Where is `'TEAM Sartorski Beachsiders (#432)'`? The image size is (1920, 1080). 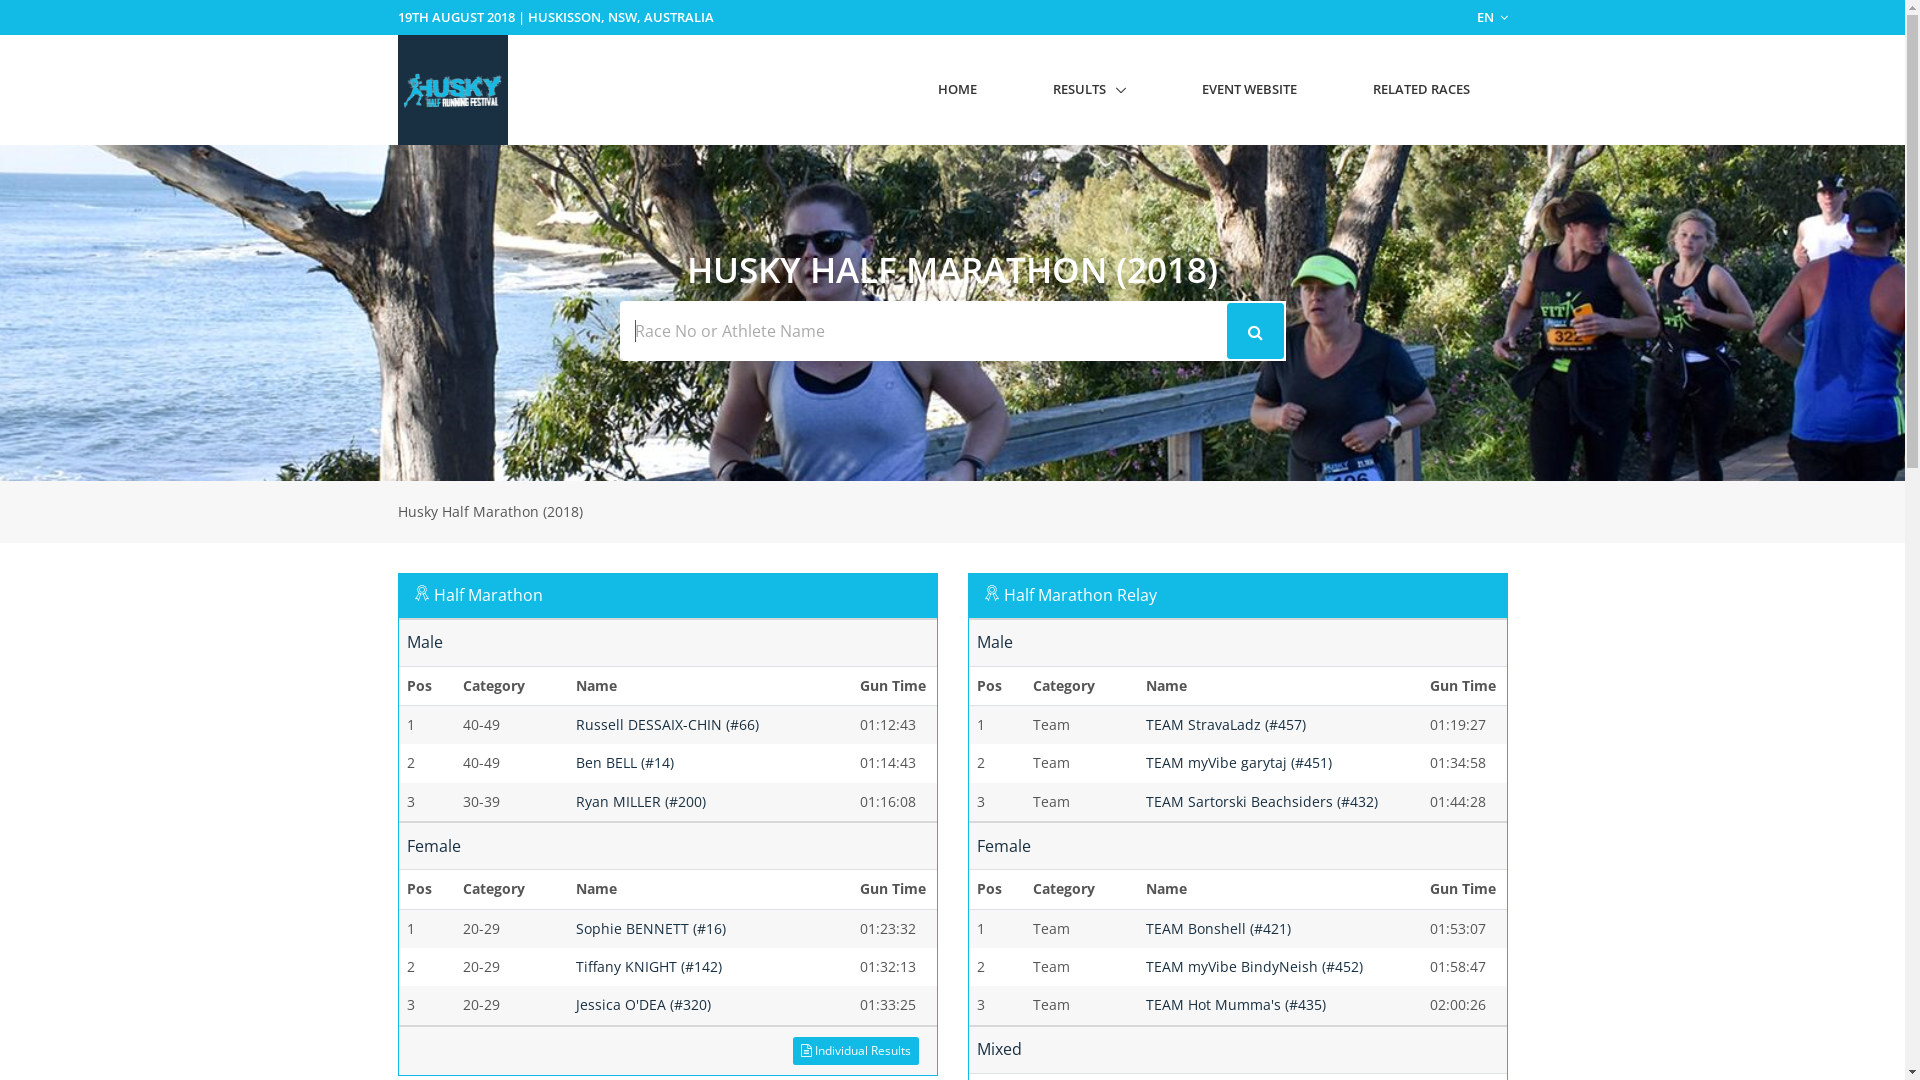 'TEAM Sartorski Beachsiders (#432)' is located at coordinates (1261, 800).